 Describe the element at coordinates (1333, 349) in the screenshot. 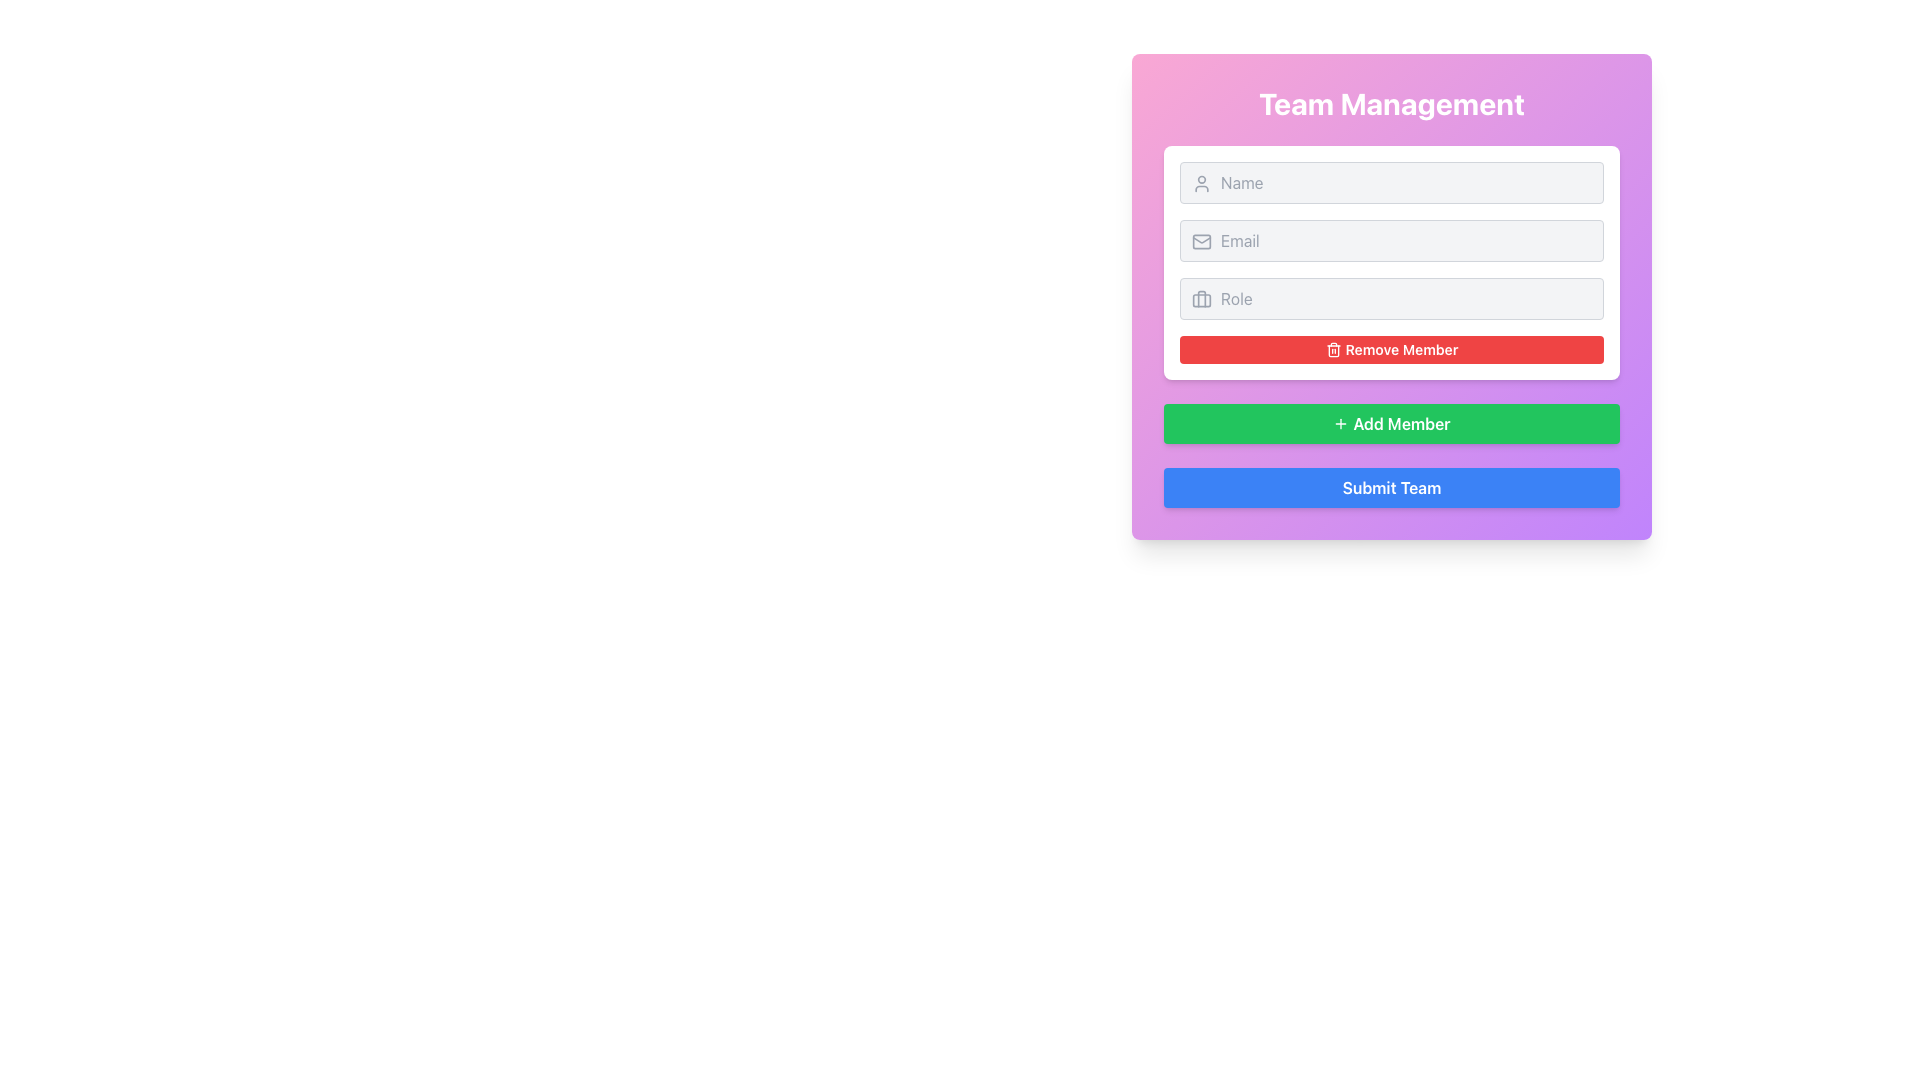

I see `the removal icon located within the 'Remove Member' button` at that location.